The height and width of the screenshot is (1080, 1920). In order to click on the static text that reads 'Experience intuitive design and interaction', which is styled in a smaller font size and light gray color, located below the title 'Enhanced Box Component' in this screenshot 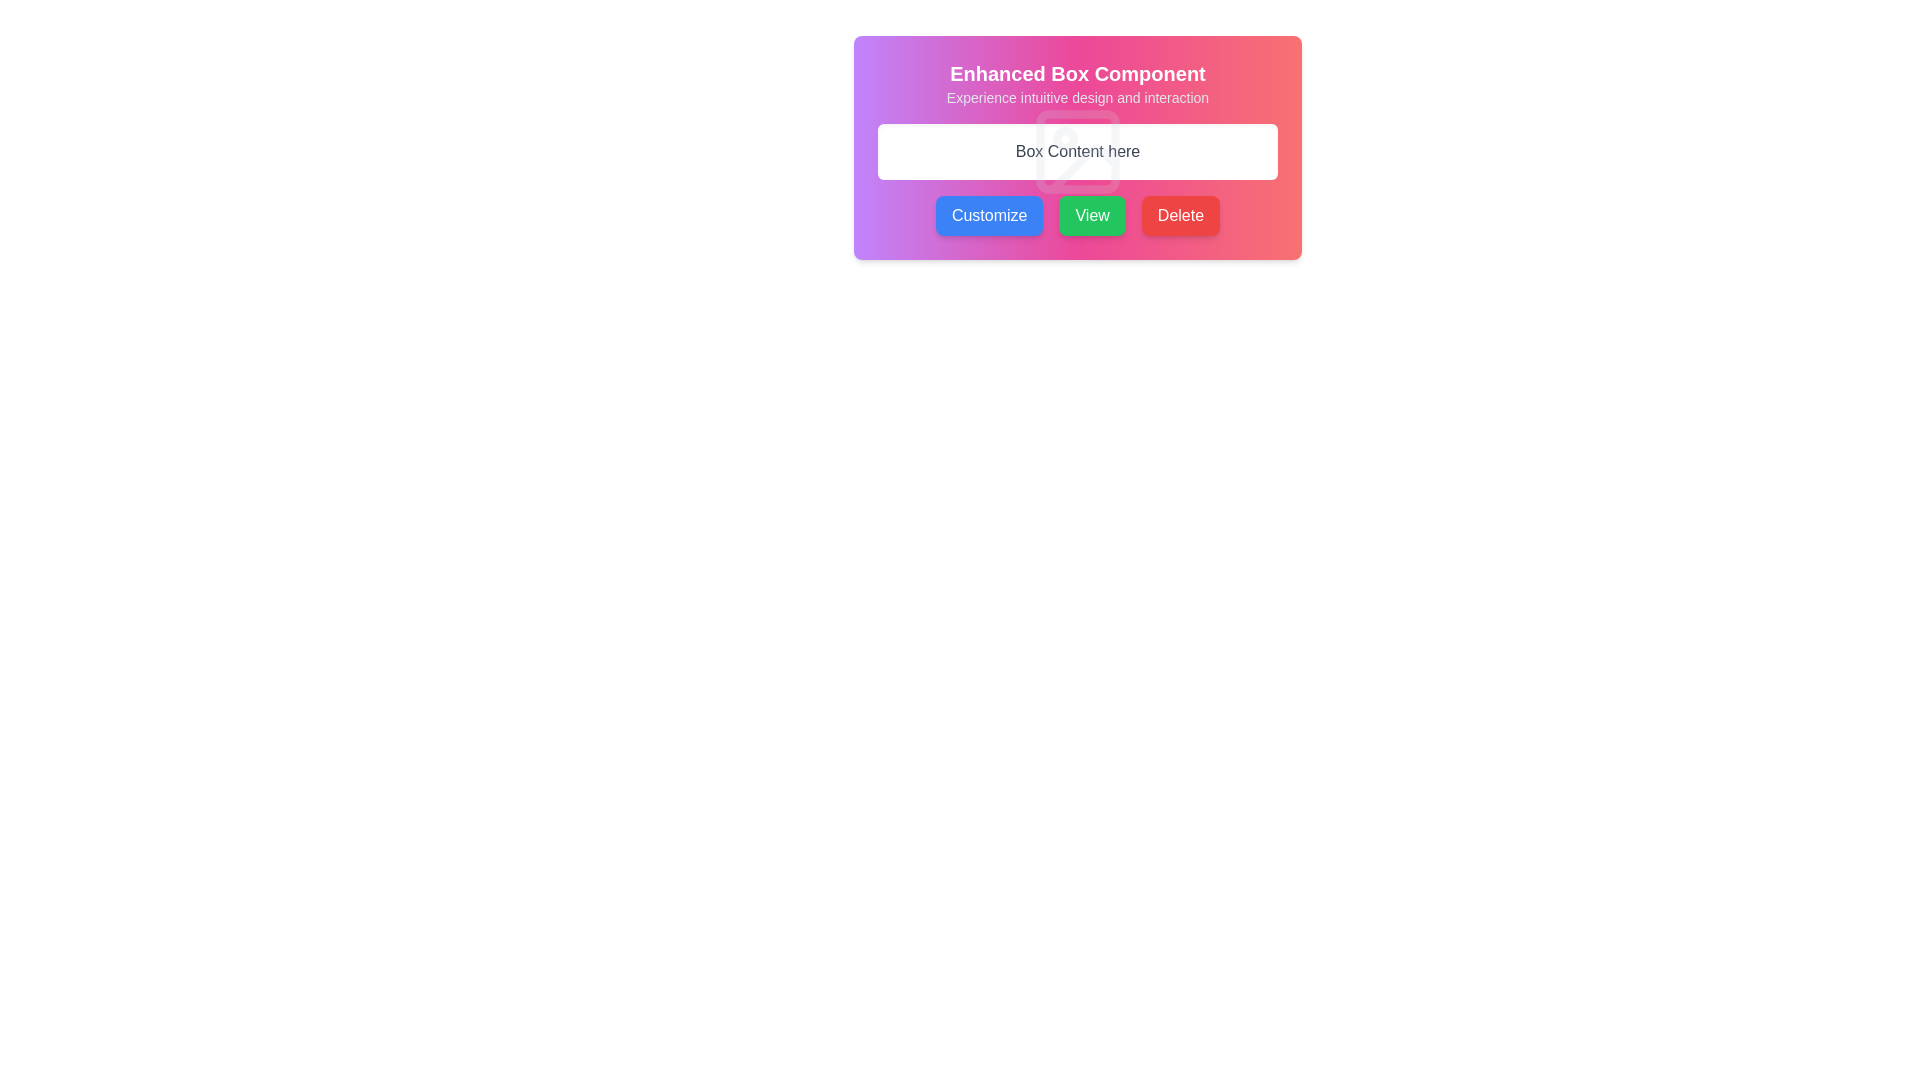, I will do `click(1077, 97)`.